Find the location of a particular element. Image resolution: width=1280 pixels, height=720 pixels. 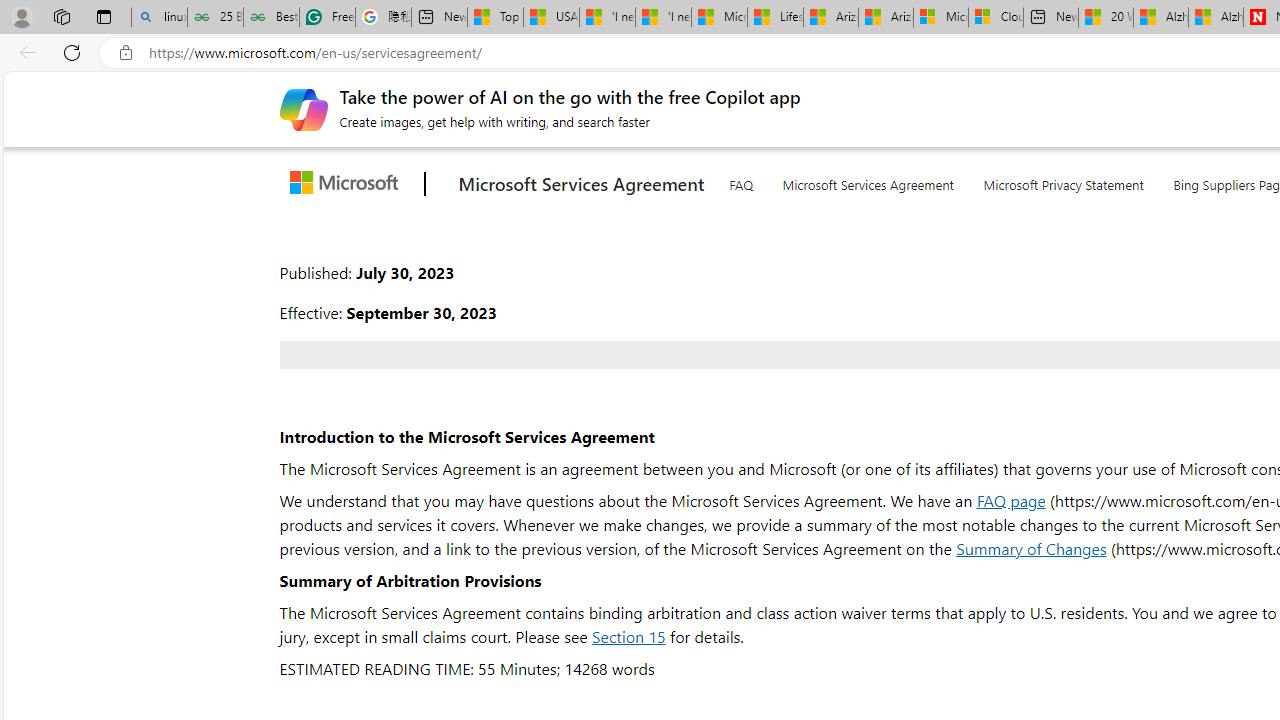

'Summary of Changes' is located at coordinates (1031, 548).